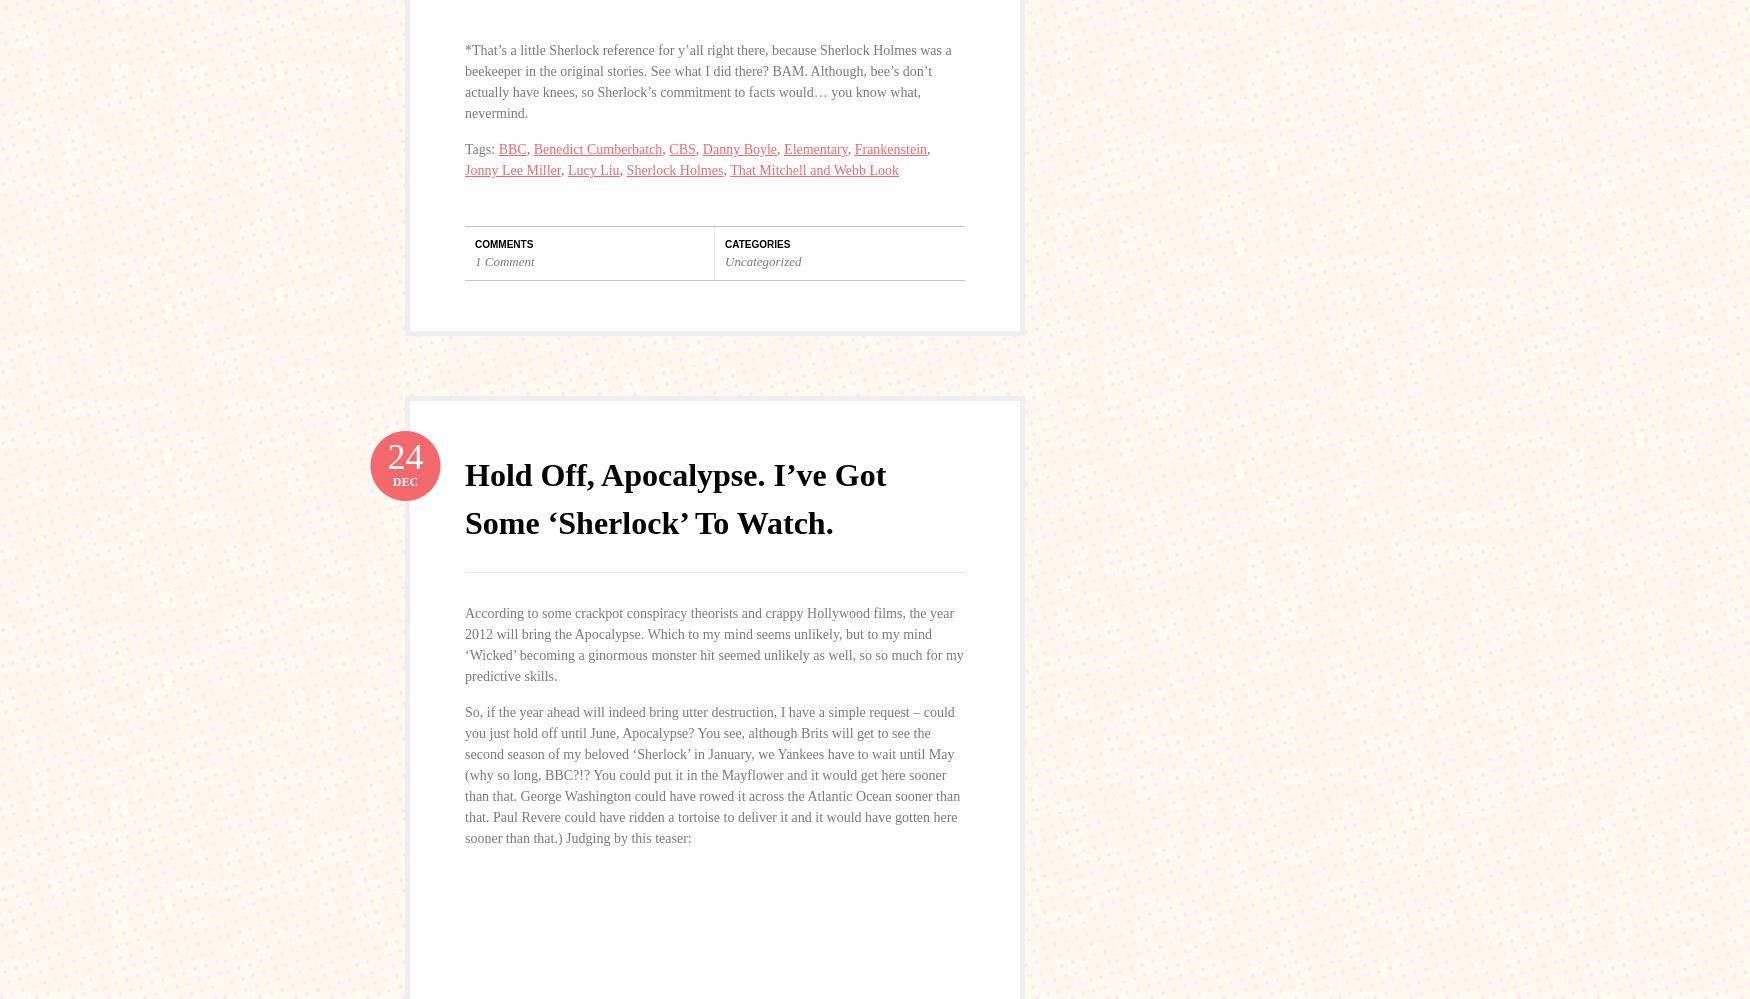 This screenshot has height=999, width=1750. Describe the element at coordinates (567, 169) in the screenshot. I see `'Lucy Liu'` at that location.